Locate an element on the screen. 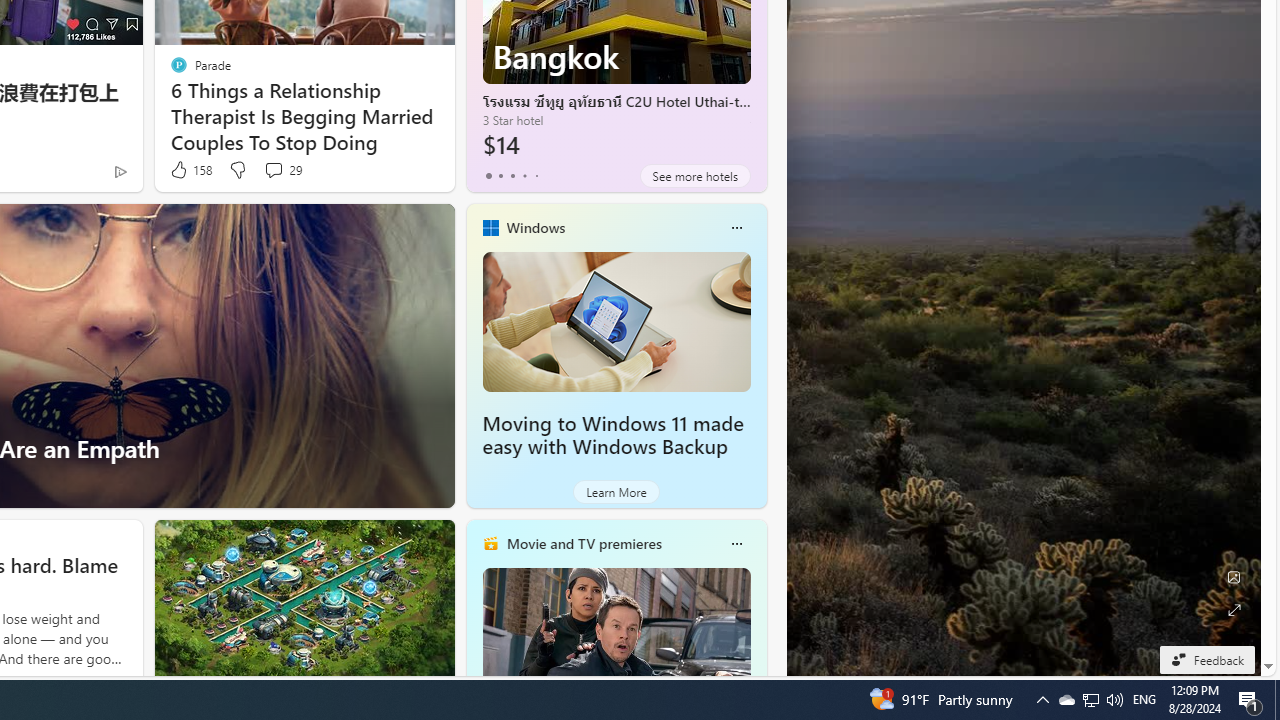 This screenshot has height=720, width=1280. 'tab-1' is located at coordinates (500, 175).